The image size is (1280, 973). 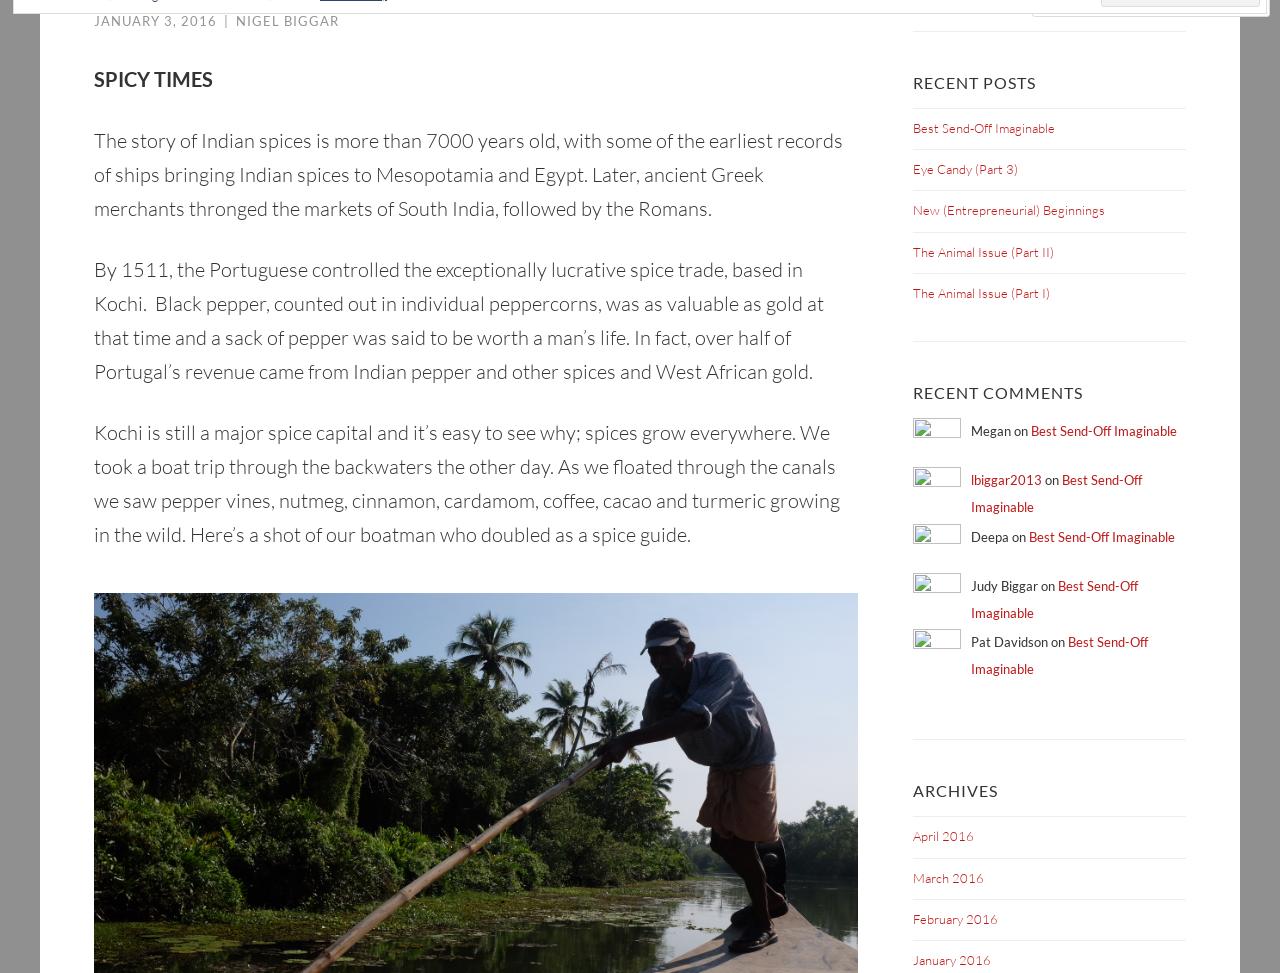 I want to click on 'The Animal Issue (Part II)', so click(x=983, y=250).